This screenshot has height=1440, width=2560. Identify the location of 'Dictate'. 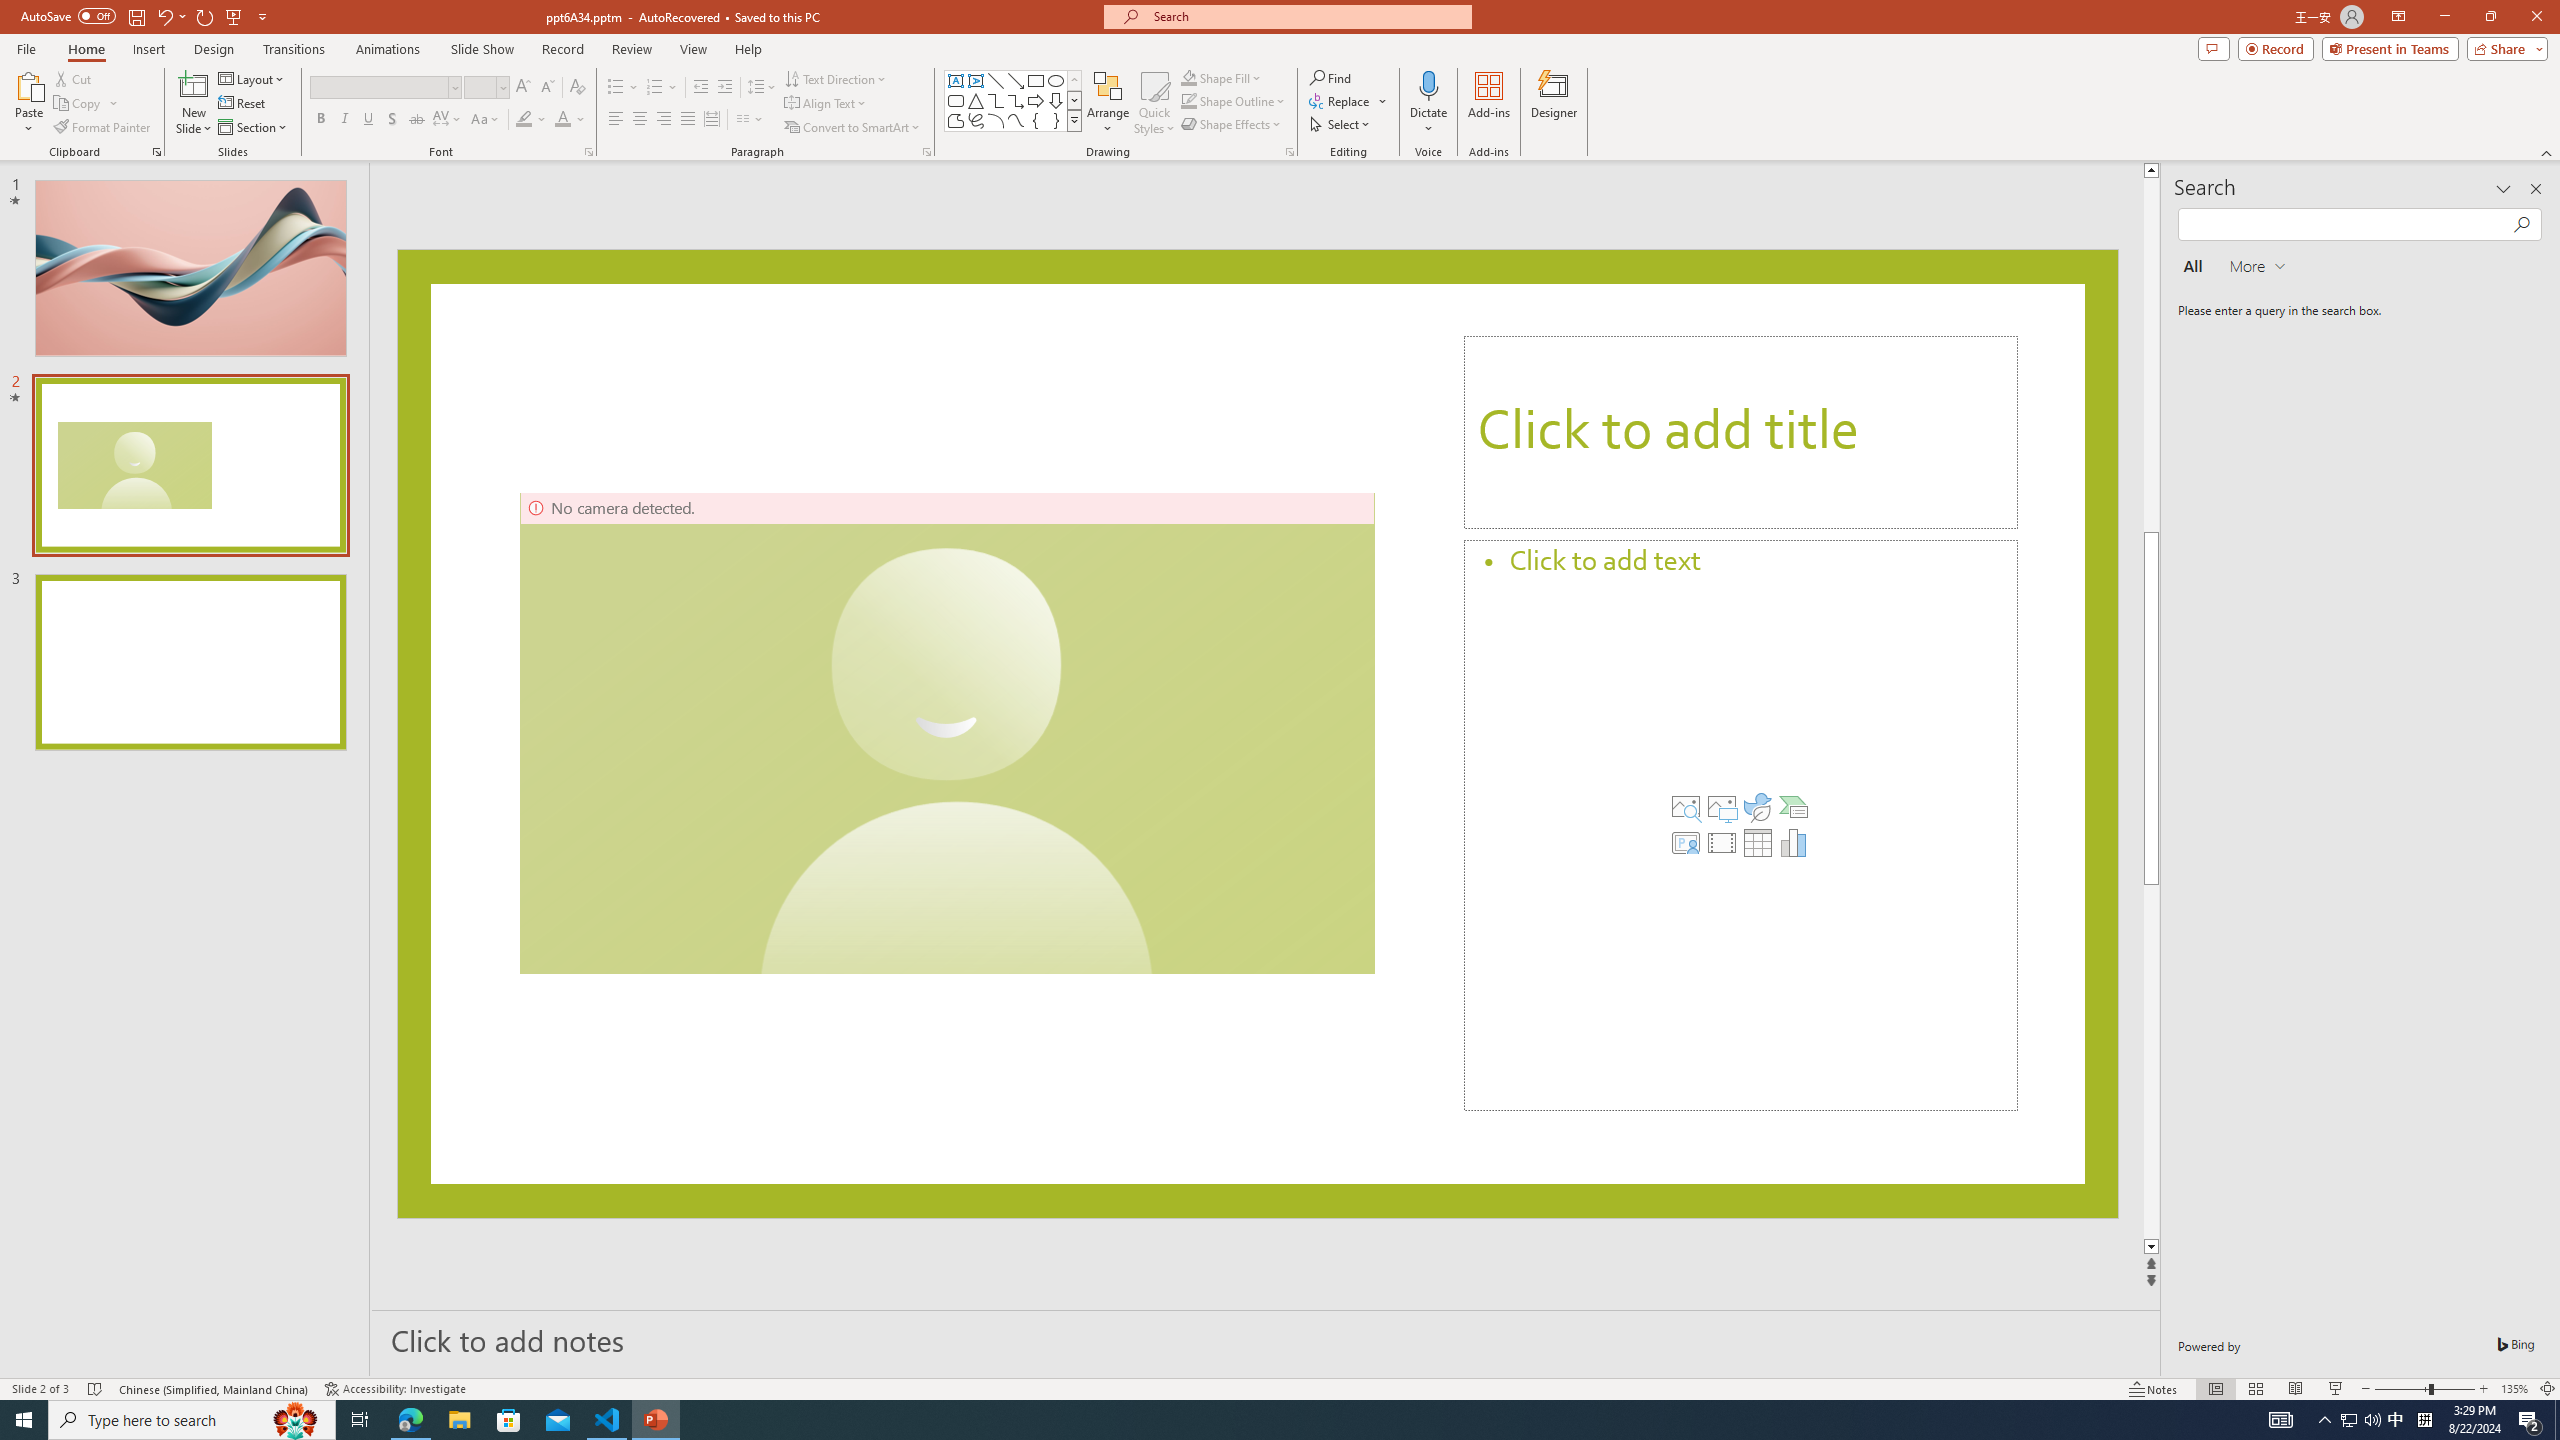
(1427, 84).